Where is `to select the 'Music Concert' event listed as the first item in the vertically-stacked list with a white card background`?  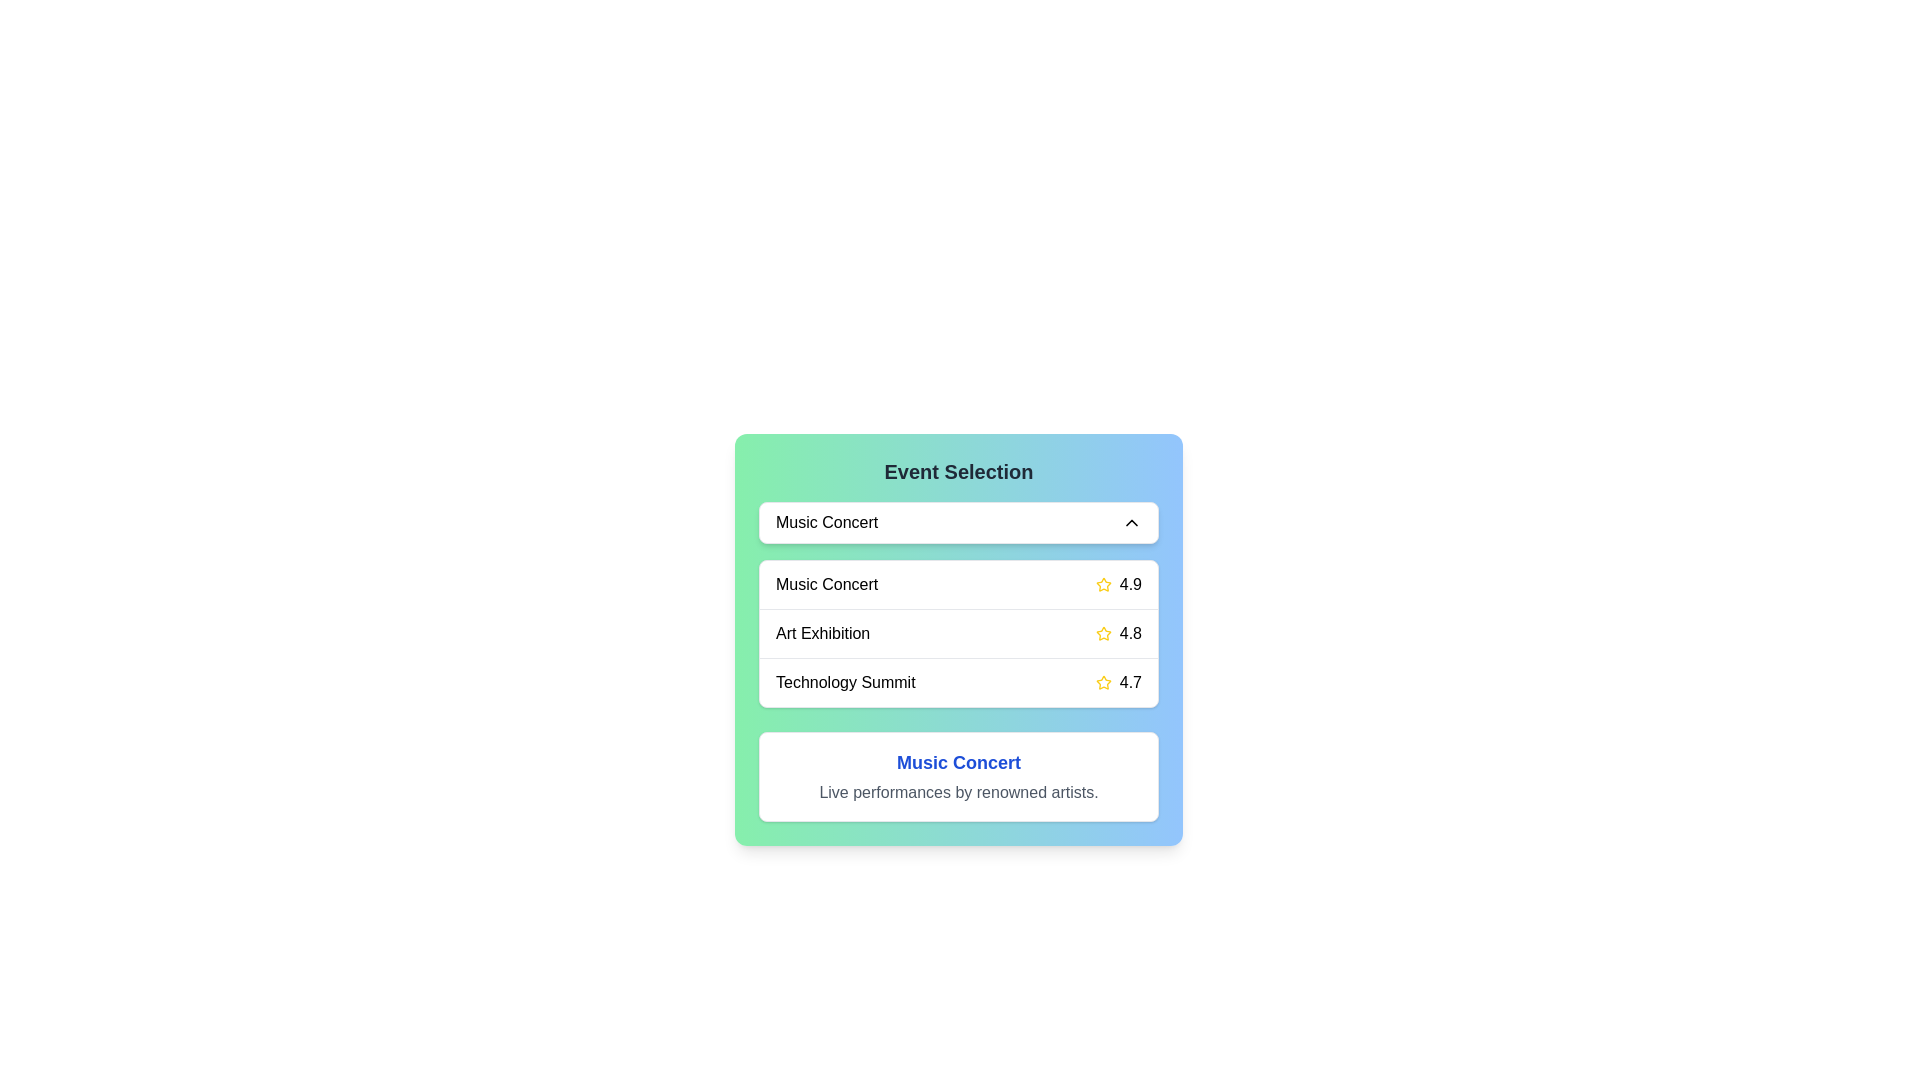 to select the 'Music Concert' event listed as the first item in the vertically-stacked list with a white card background is located at coordinates (958, 585).